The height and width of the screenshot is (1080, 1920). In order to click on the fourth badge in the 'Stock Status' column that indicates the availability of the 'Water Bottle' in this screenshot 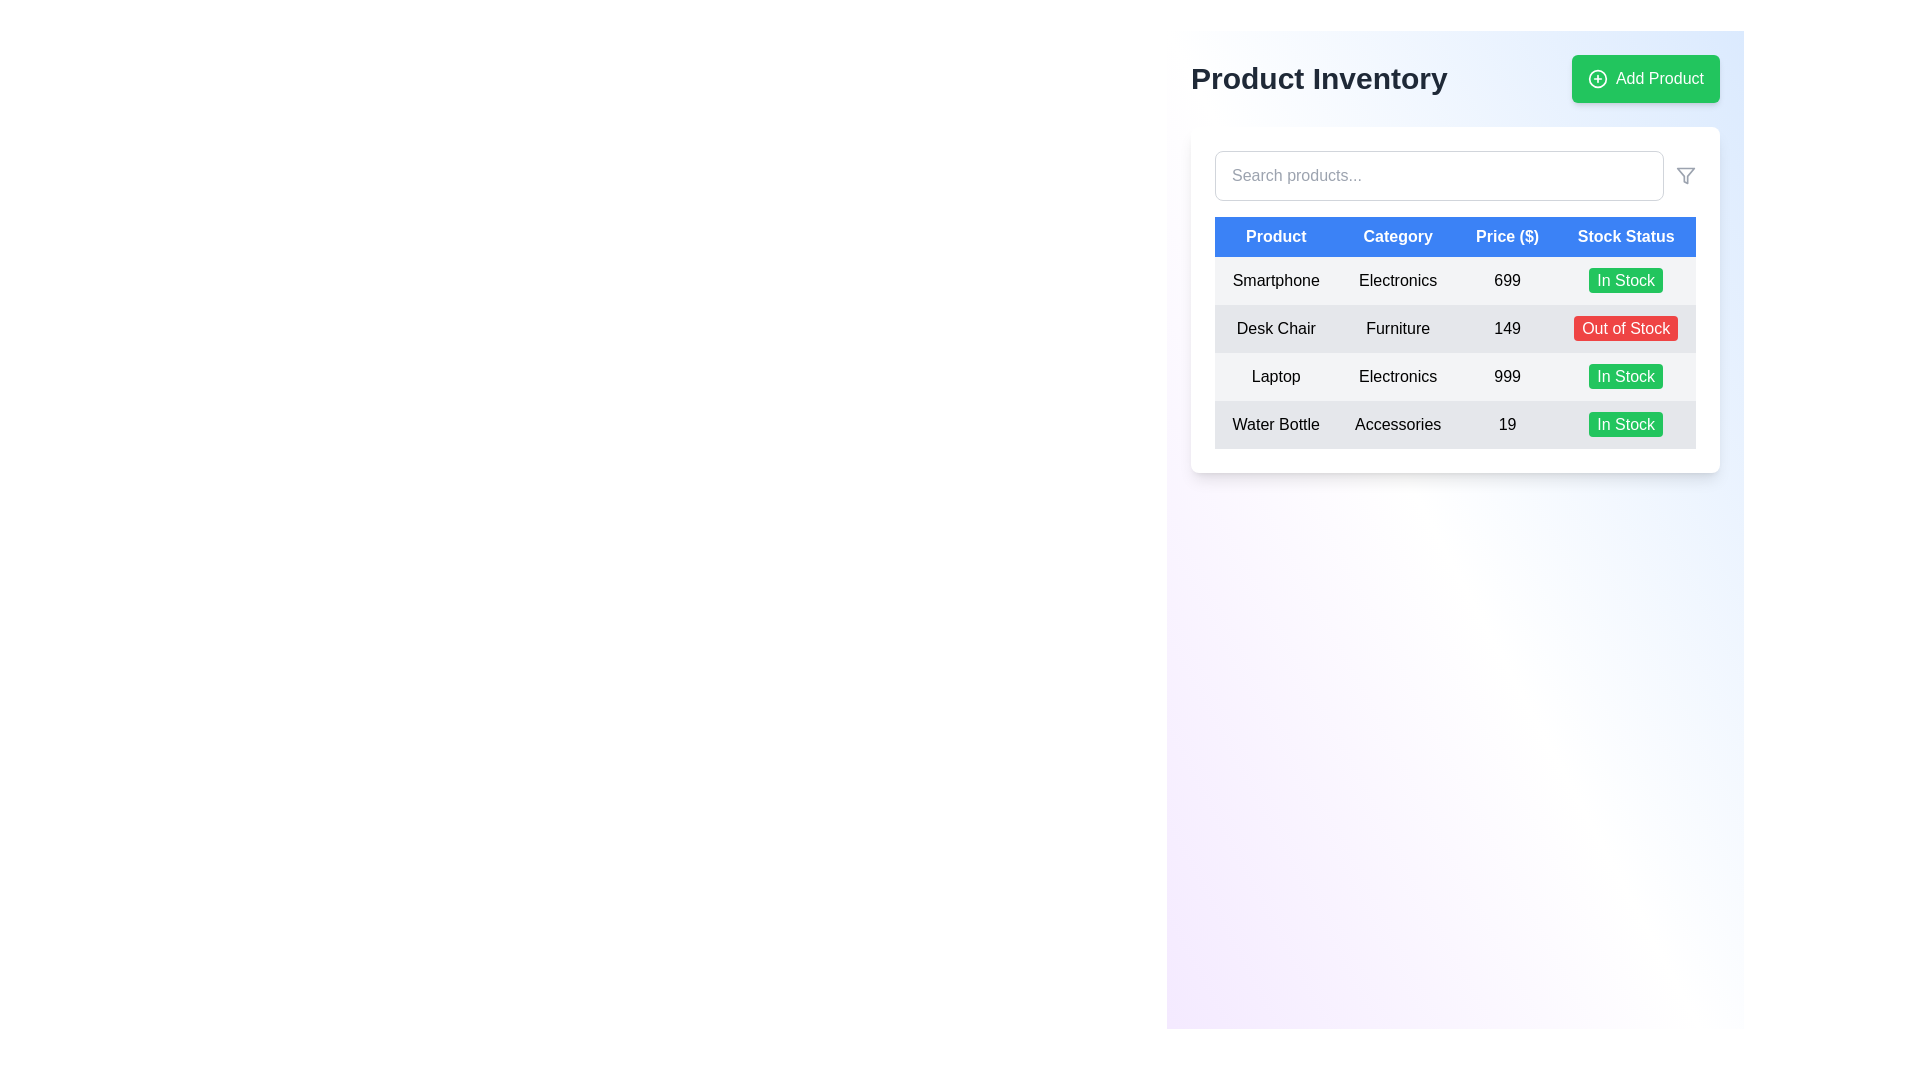, I will do `click(1626, 423)`.